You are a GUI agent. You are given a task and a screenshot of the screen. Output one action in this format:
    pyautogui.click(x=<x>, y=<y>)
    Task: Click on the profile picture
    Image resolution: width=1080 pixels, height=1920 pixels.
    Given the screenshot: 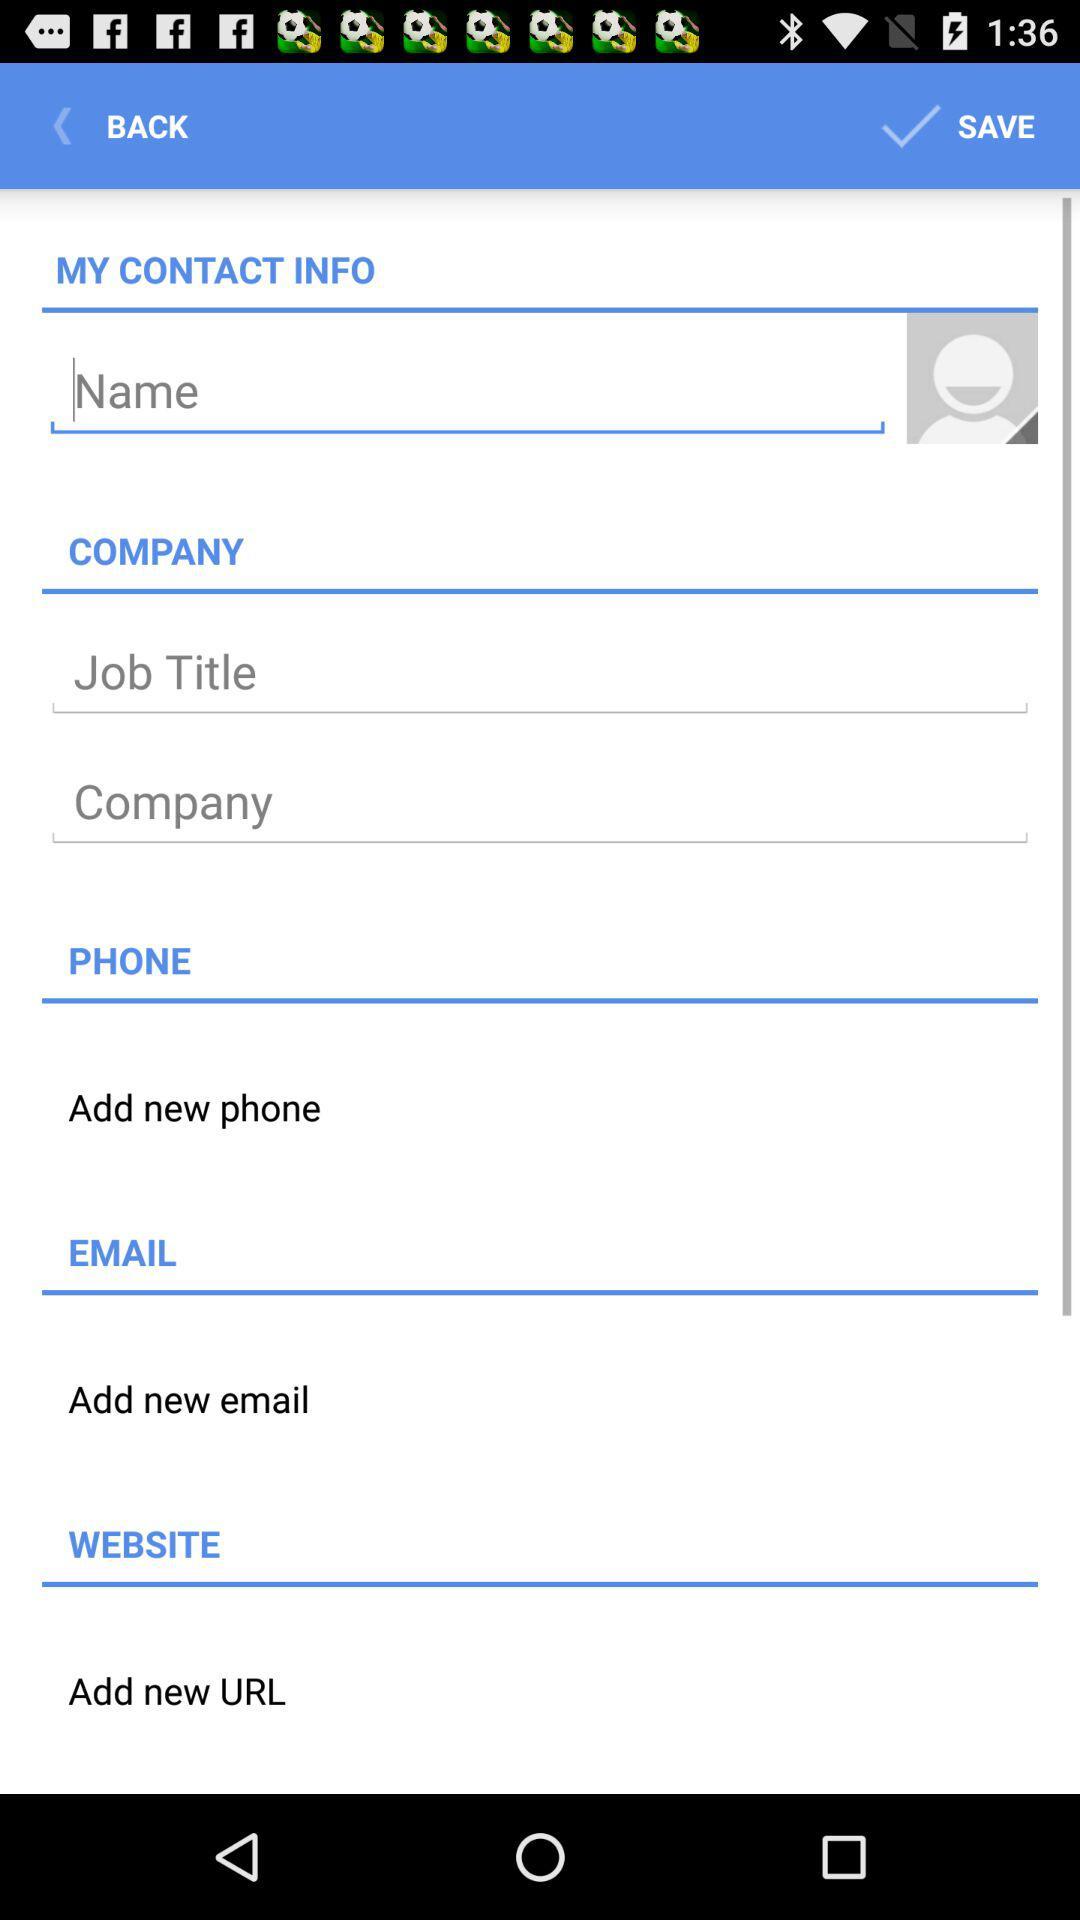 What is the action you would take?
    pyautogui.click(x=971, y=378)
    